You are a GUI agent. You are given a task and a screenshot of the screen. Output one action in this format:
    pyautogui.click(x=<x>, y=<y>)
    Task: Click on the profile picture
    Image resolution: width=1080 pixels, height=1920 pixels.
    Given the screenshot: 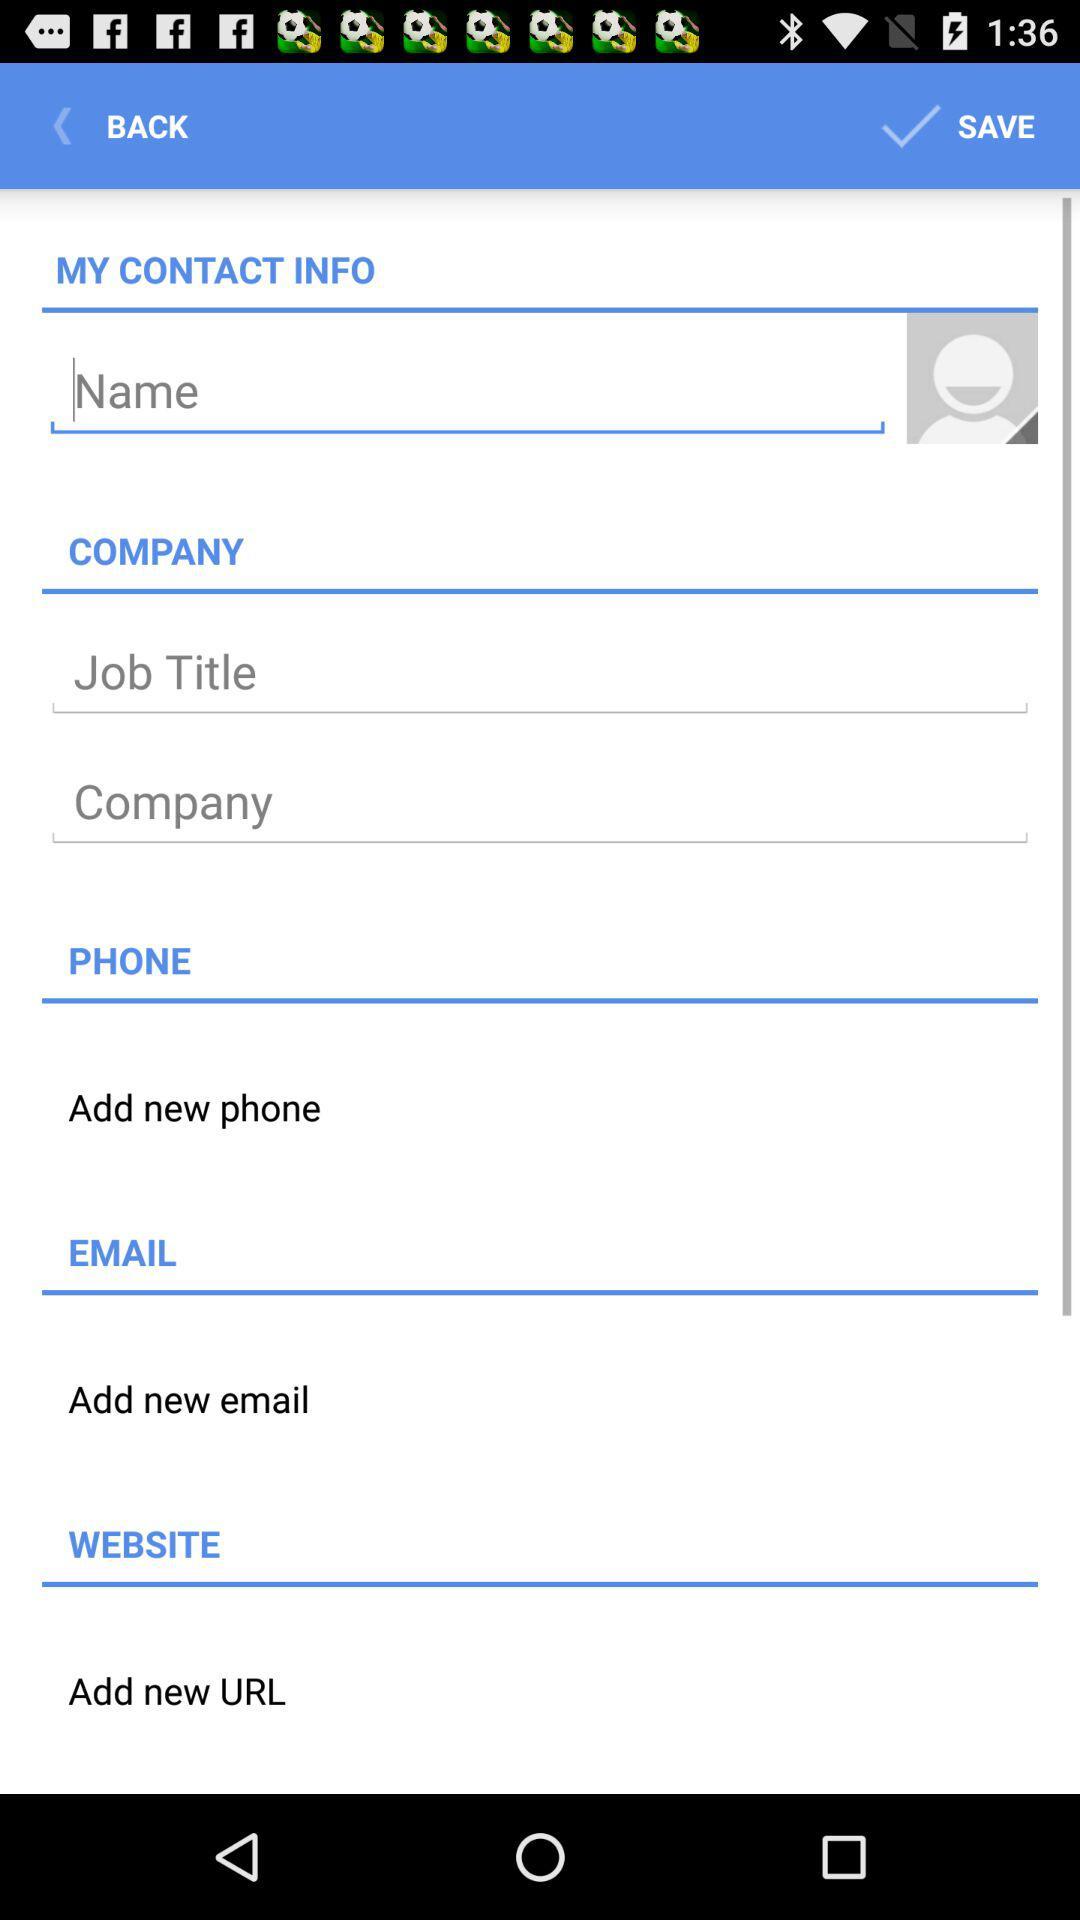 What is the action you would take?
    pyautogui.click(x=971, y=378)
    